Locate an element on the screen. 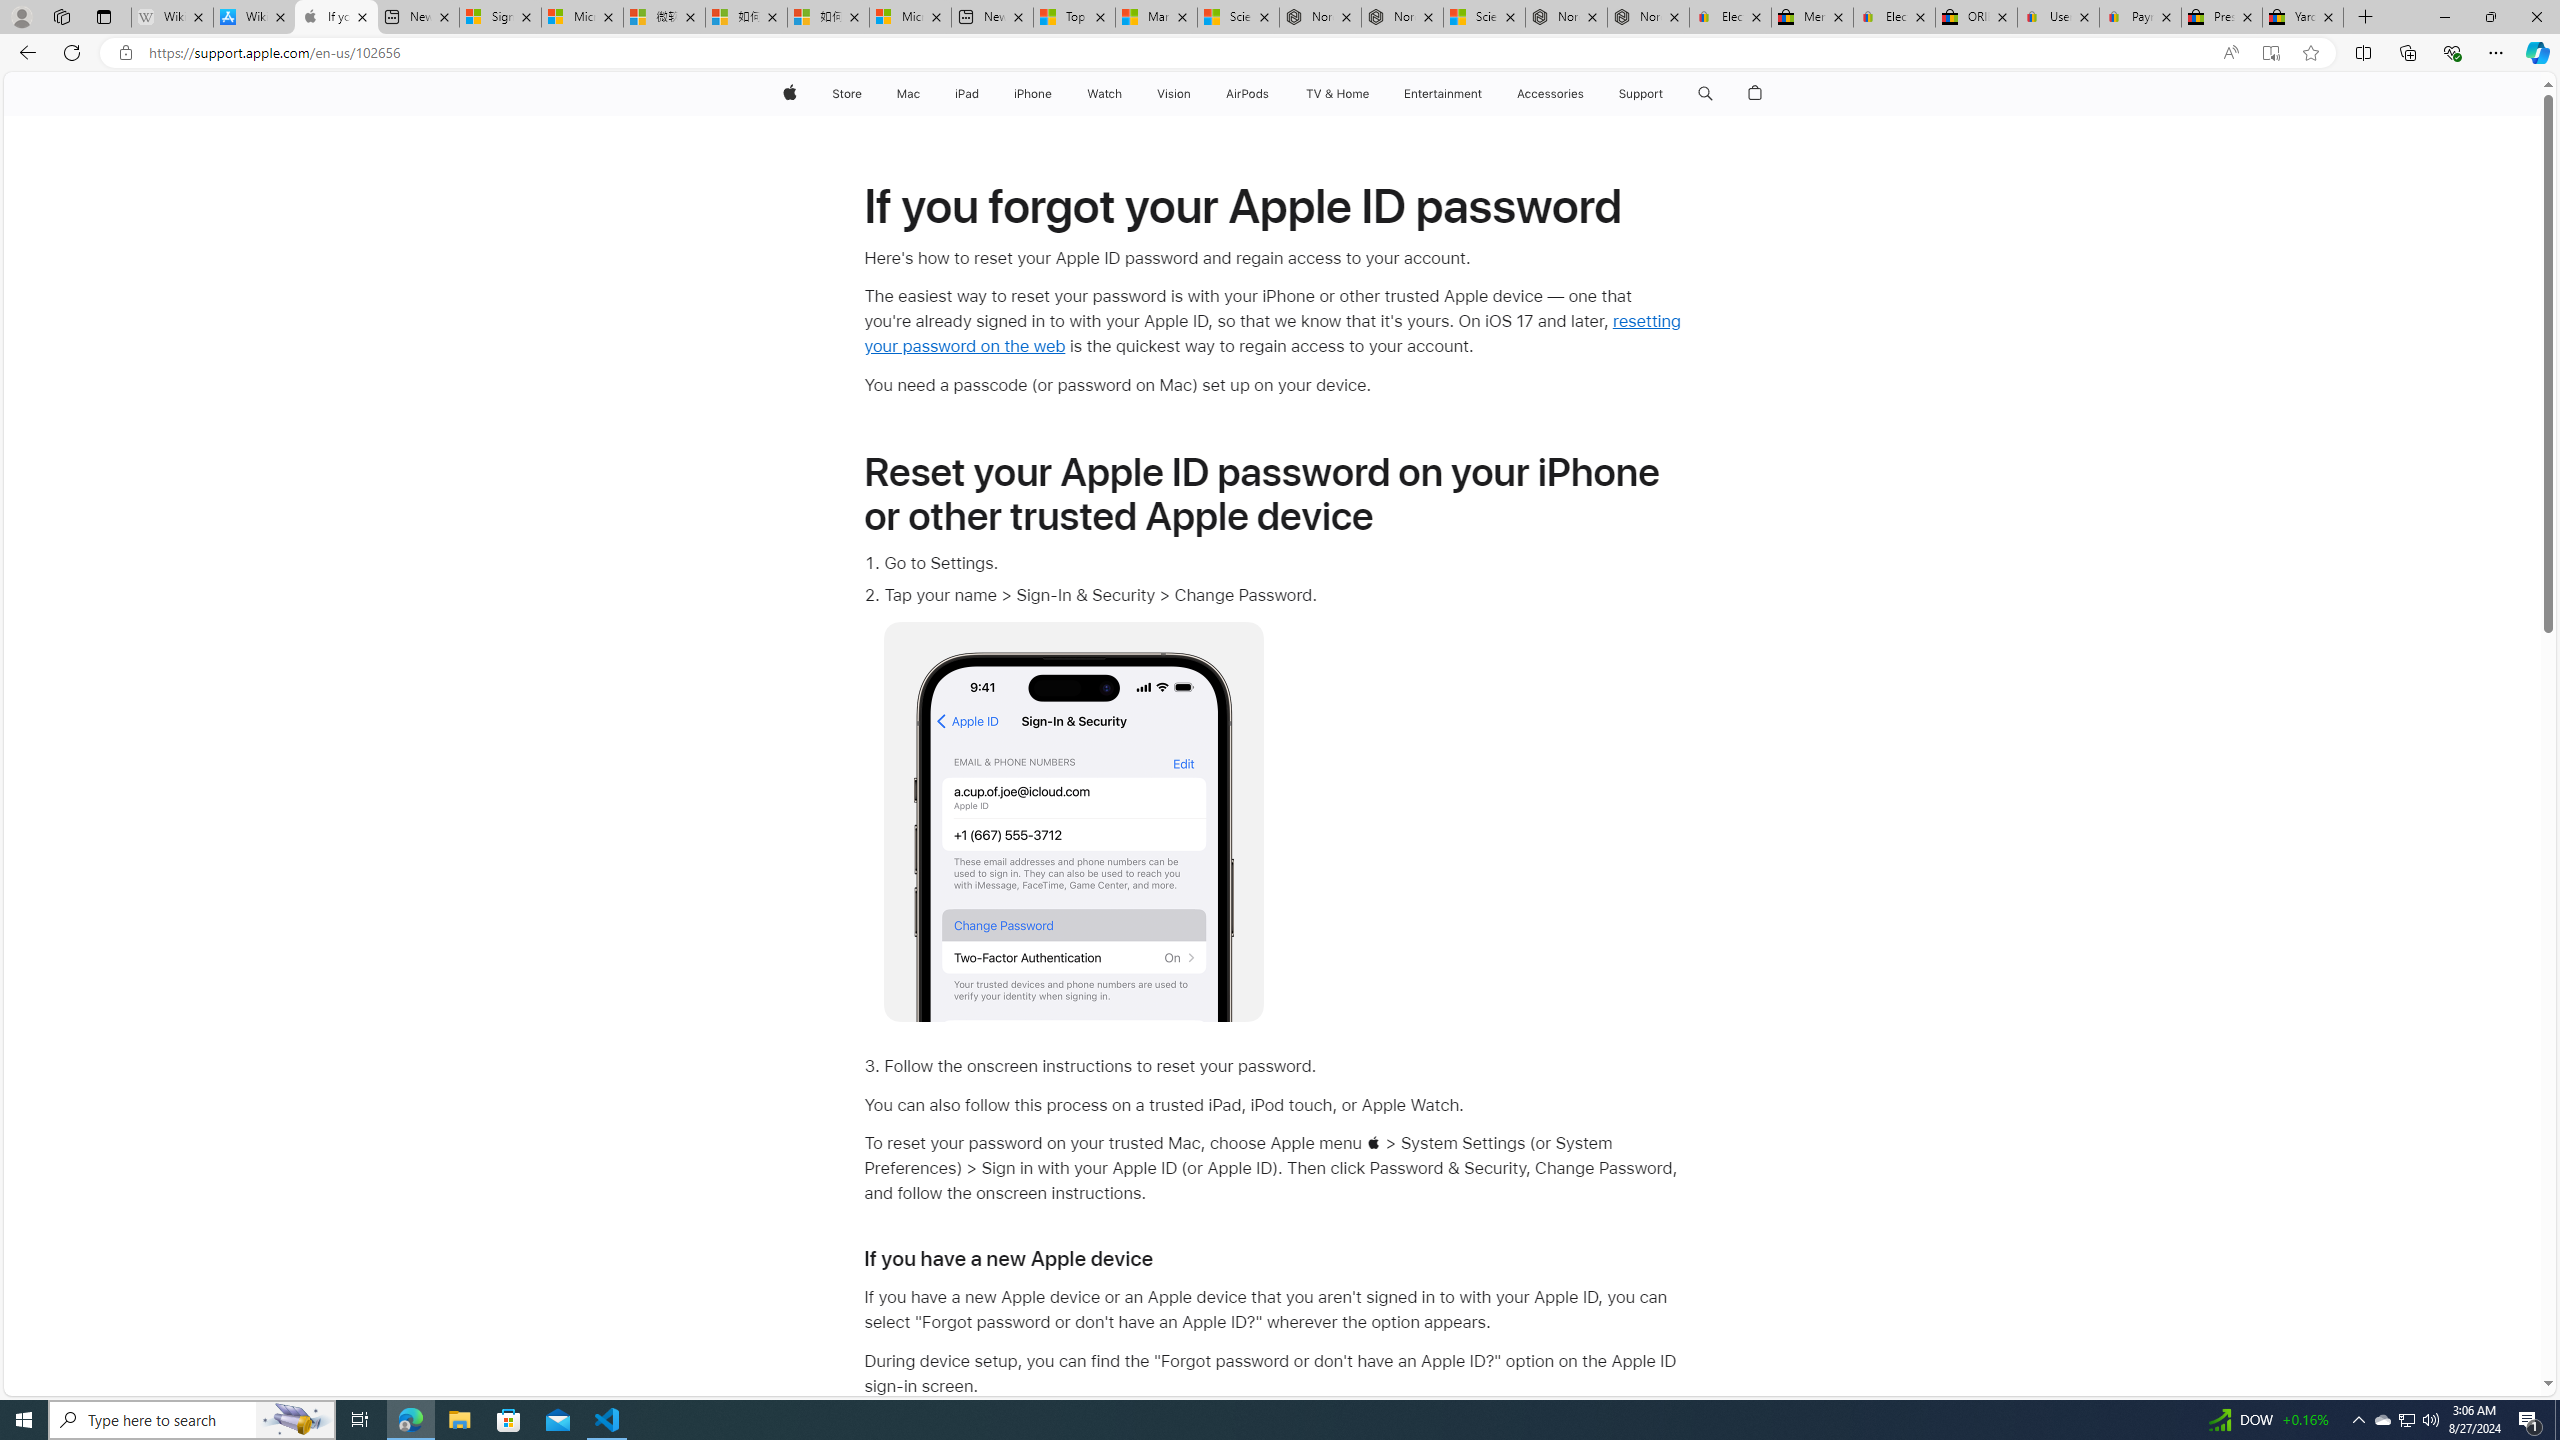 The height and width of the screenshot is (1440, 2560). 'Store menu' is located at coordinates (865, 93).